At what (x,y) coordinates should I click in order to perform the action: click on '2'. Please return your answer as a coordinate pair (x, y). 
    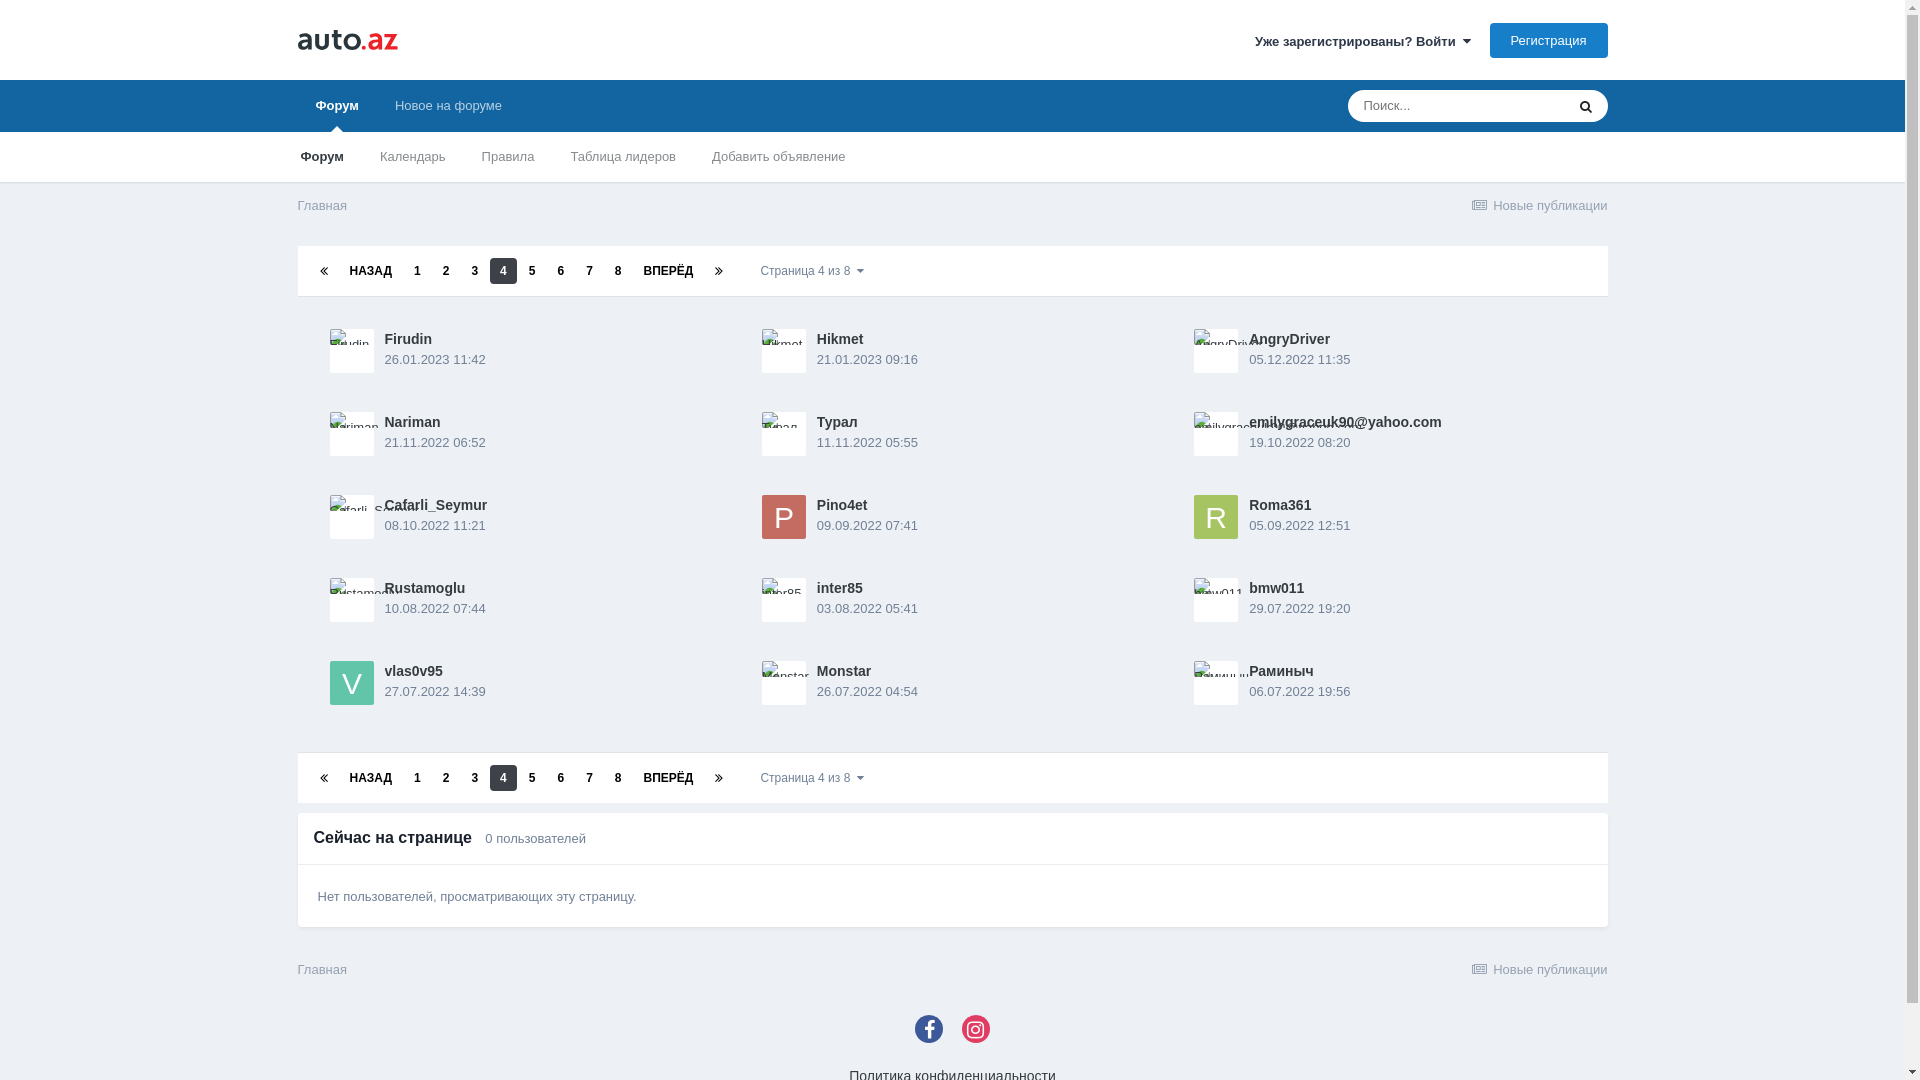
    Looking at the image, I should click on (445, 775).